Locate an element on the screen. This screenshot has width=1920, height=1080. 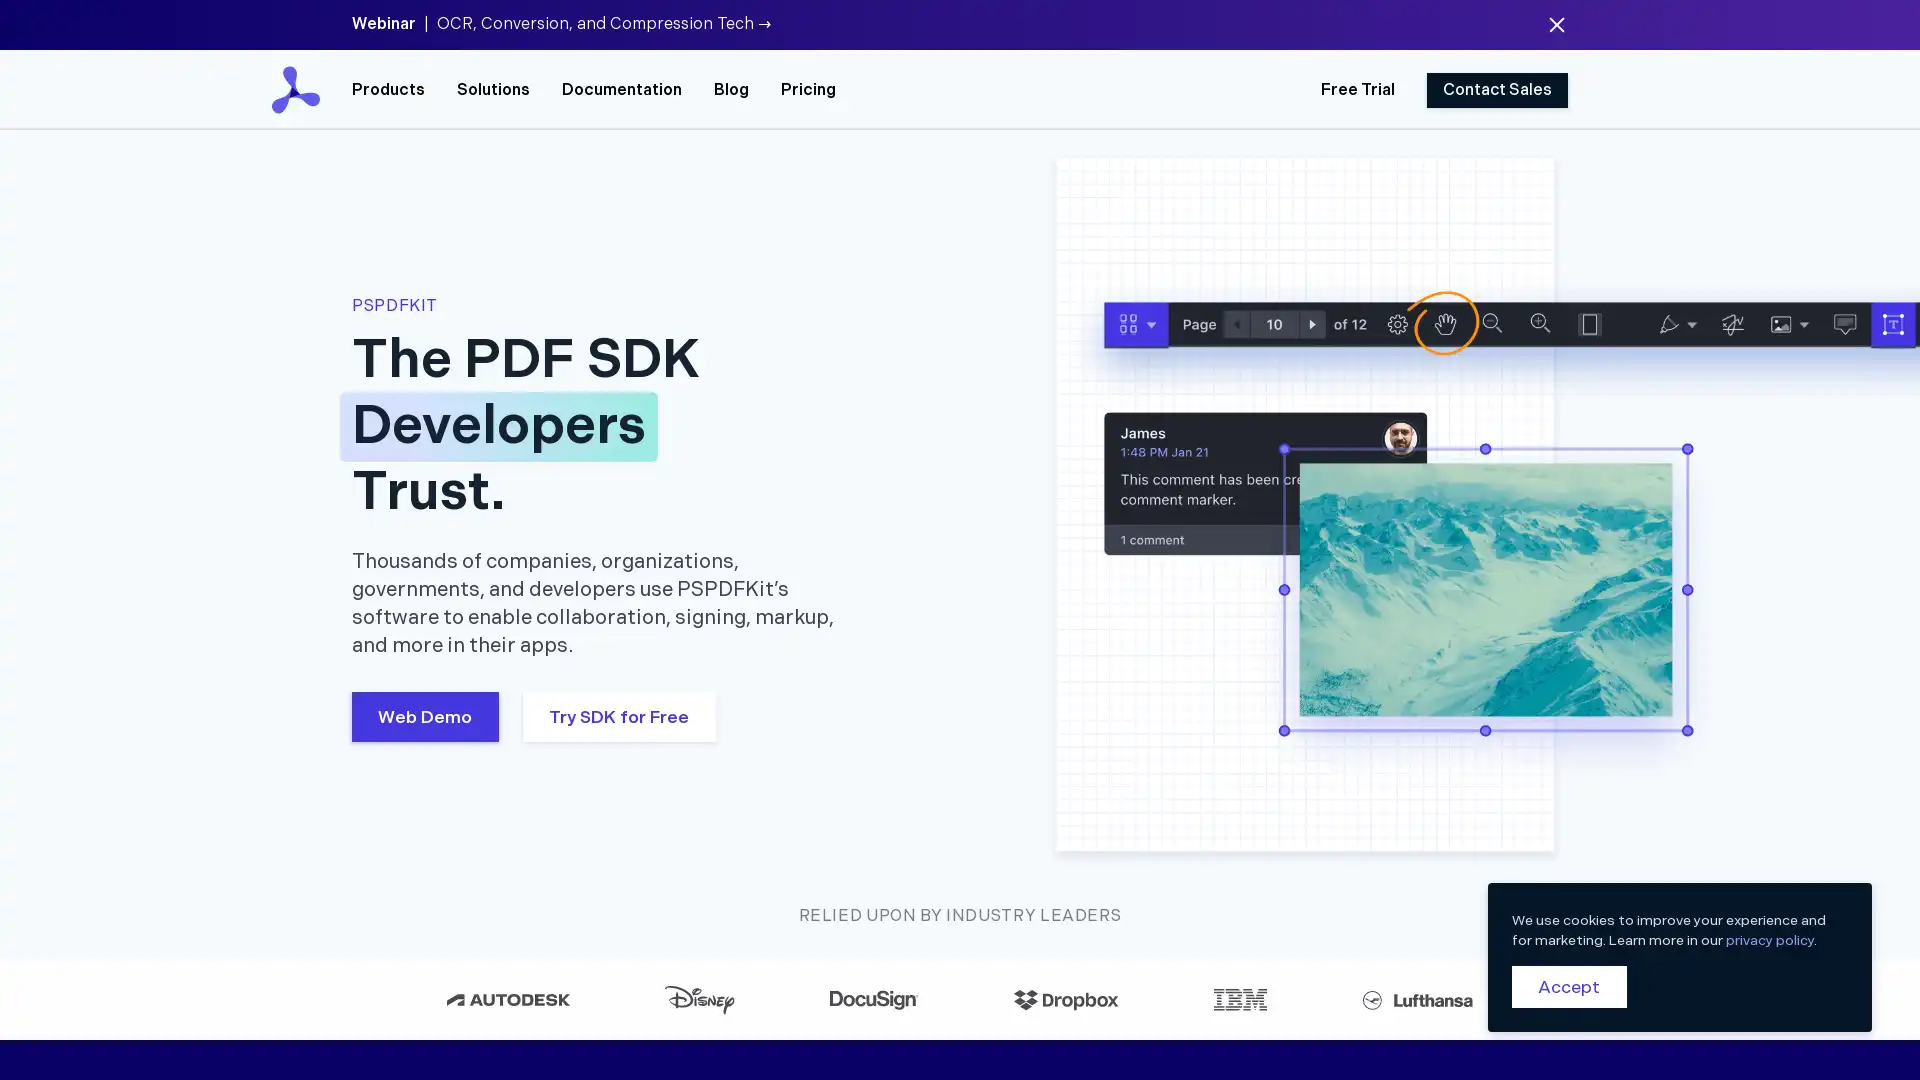
Accept is located at coordinates (1568, 986).